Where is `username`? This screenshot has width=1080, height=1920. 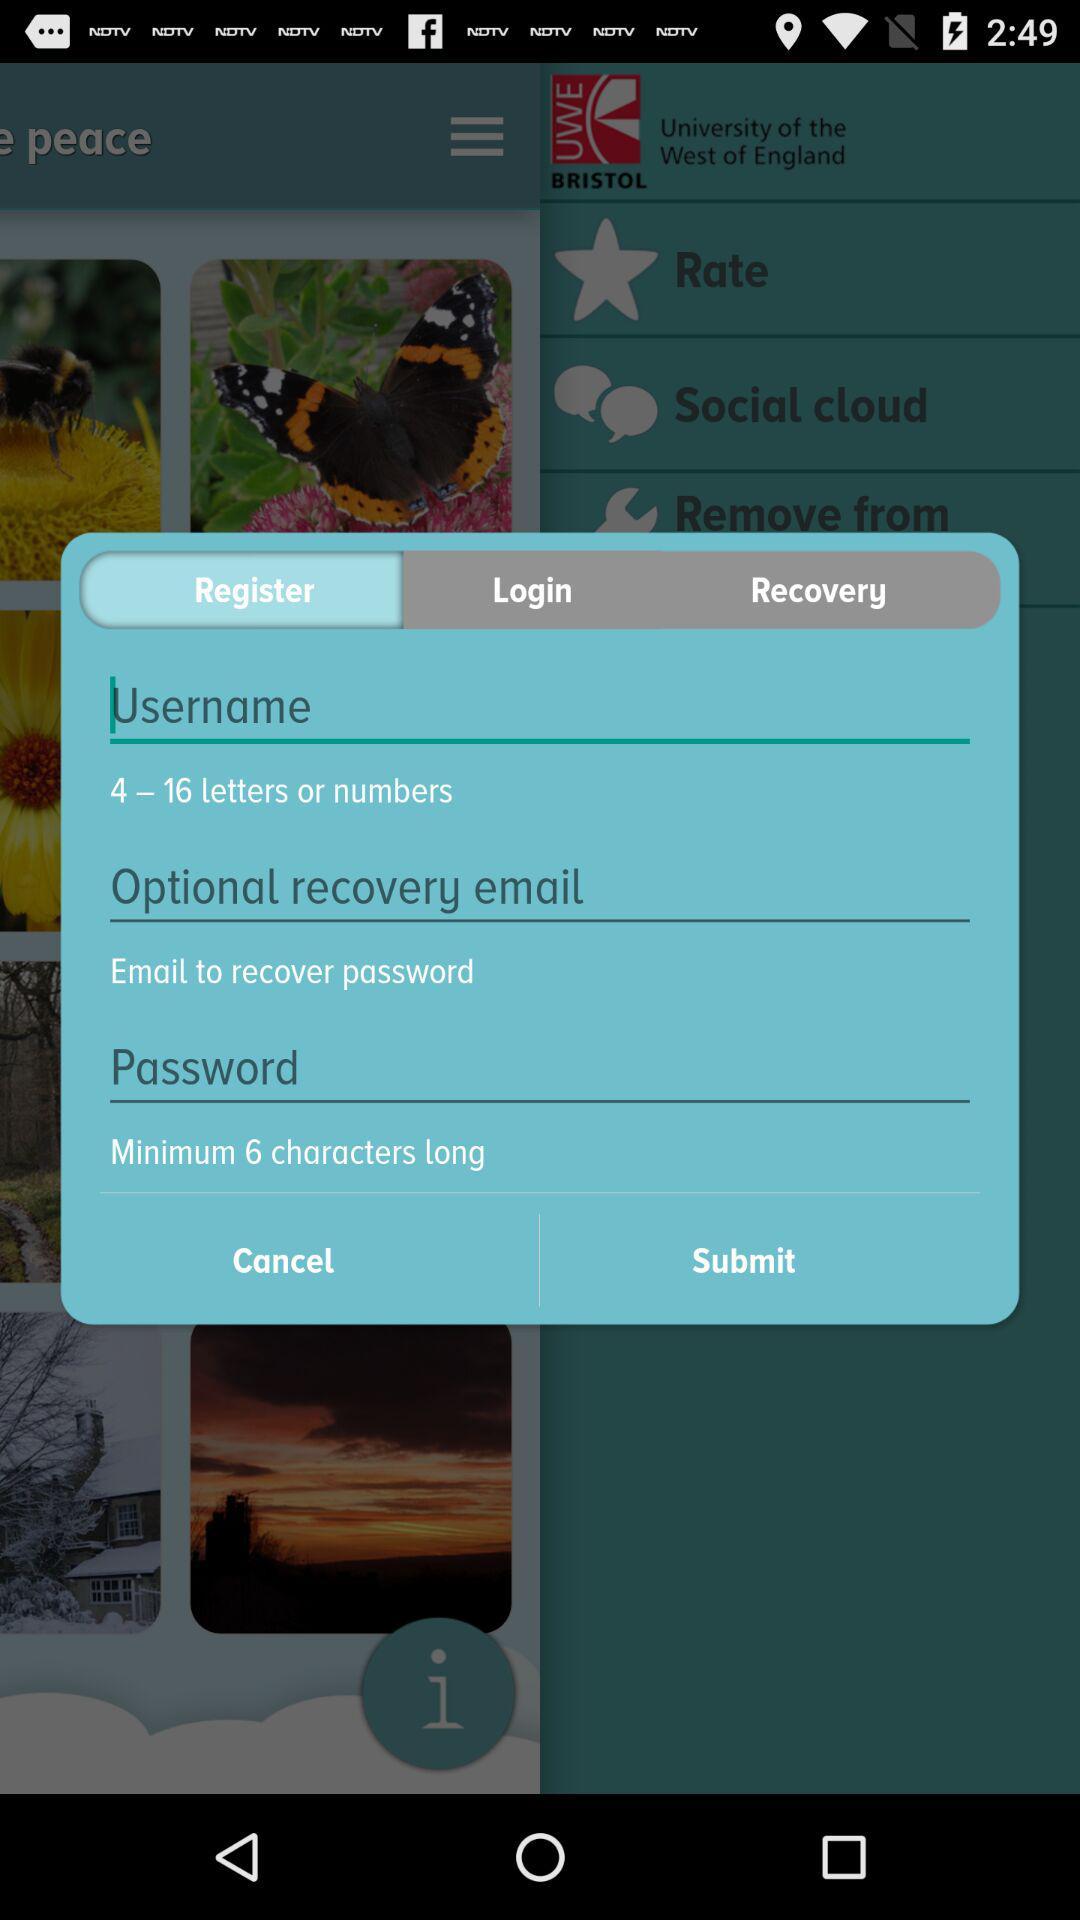
username is located at coordinates (540, 706).